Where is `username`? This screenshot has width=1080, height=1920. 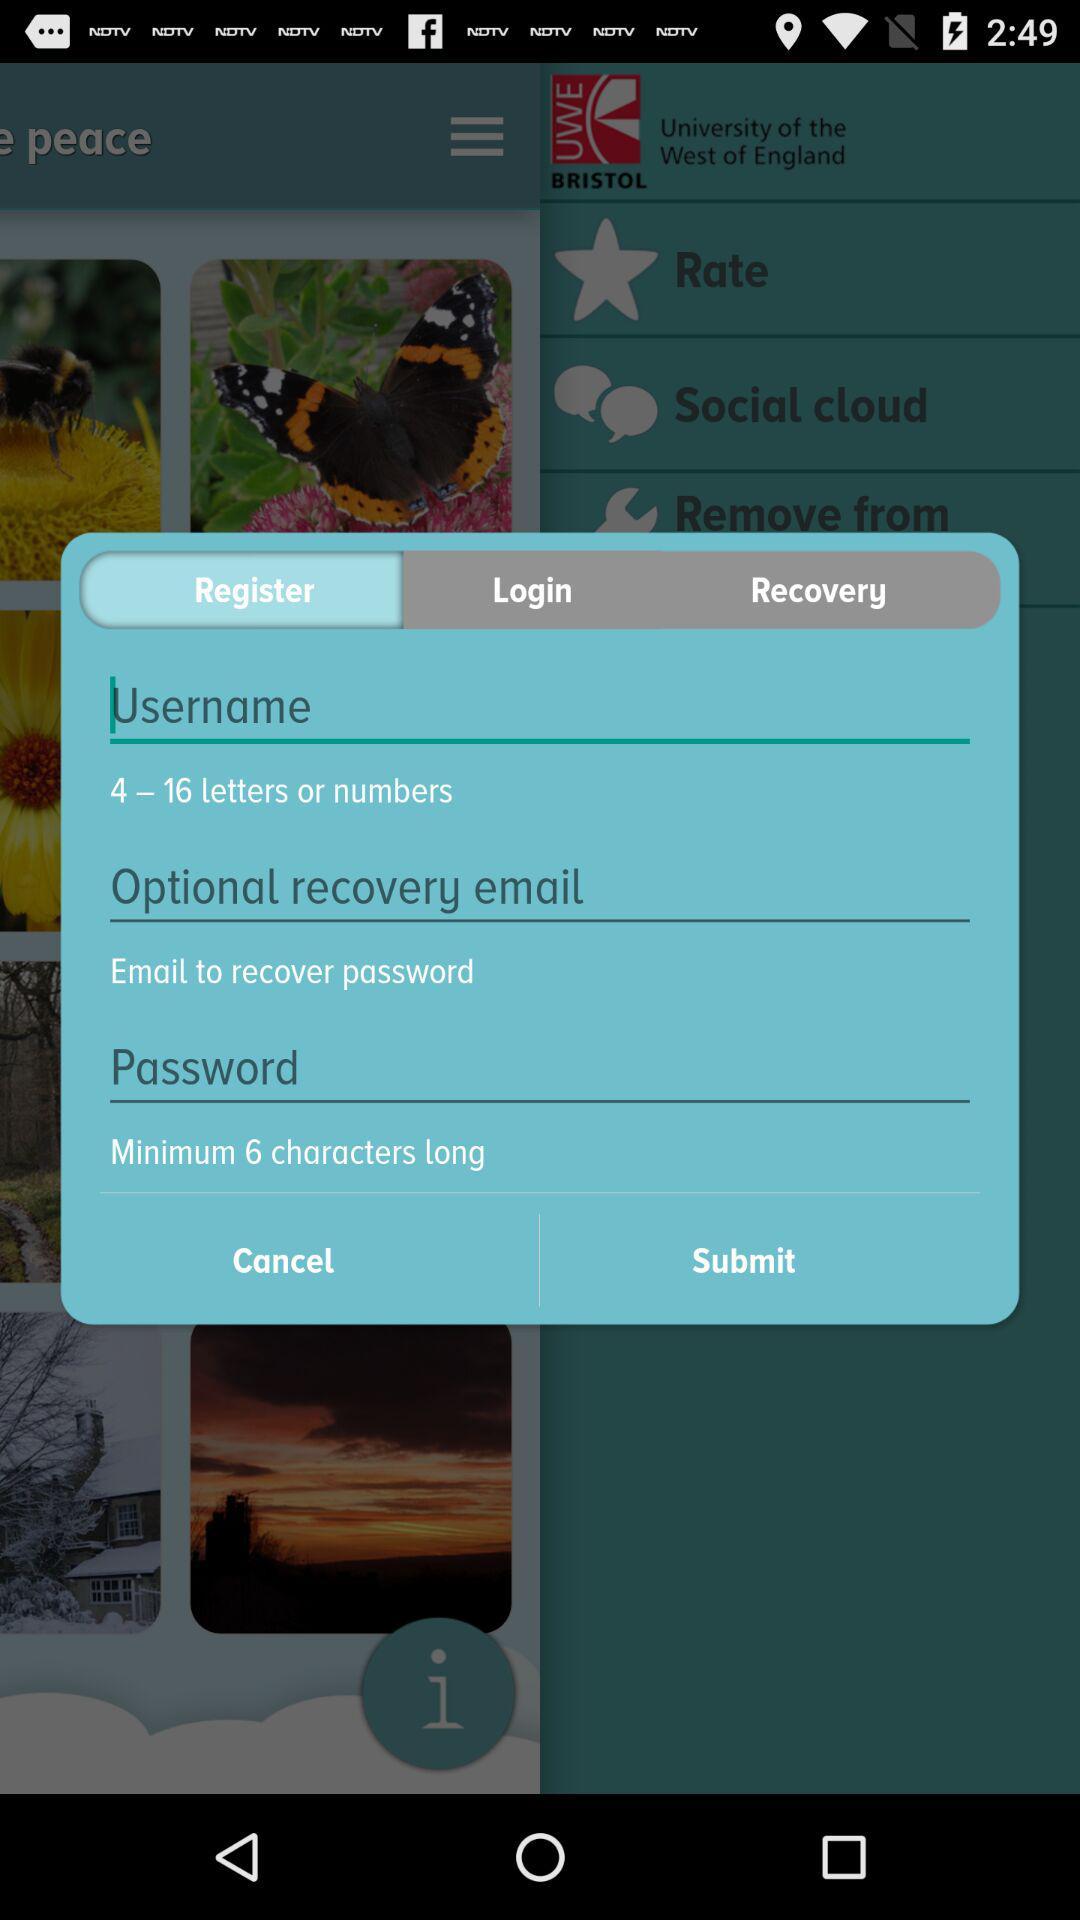
username is located at coordinates (540, 706).